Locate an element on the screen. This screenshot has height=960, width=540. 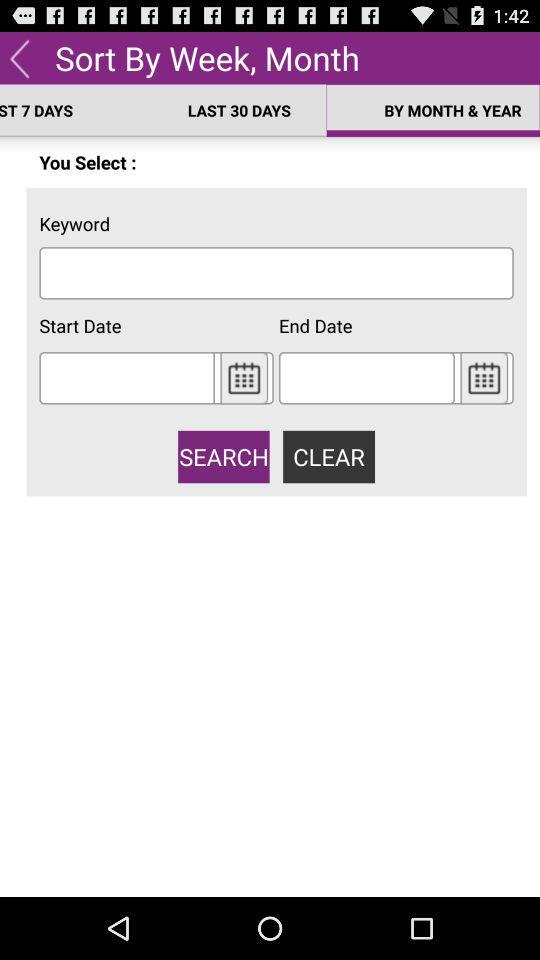
place cursor is located at coordinates (275, 272).